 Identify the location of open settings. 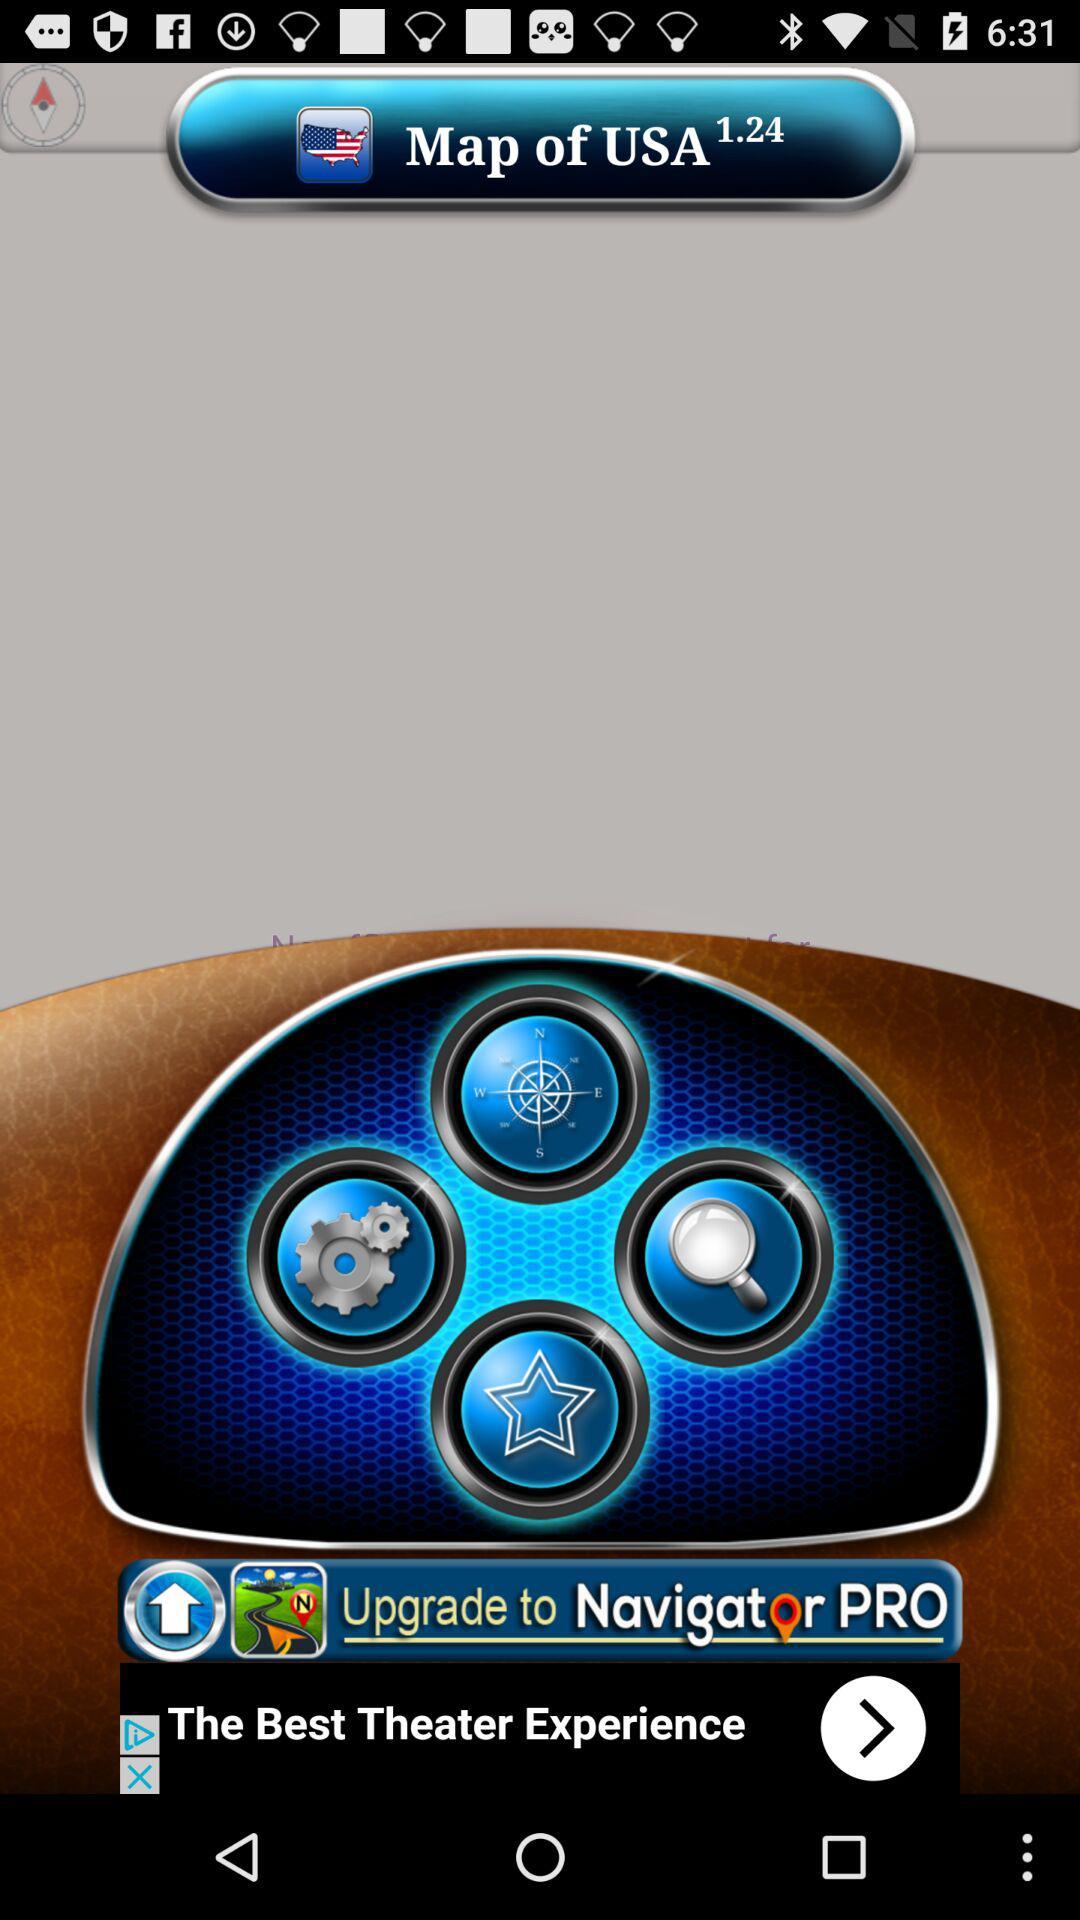
(354, 1256).